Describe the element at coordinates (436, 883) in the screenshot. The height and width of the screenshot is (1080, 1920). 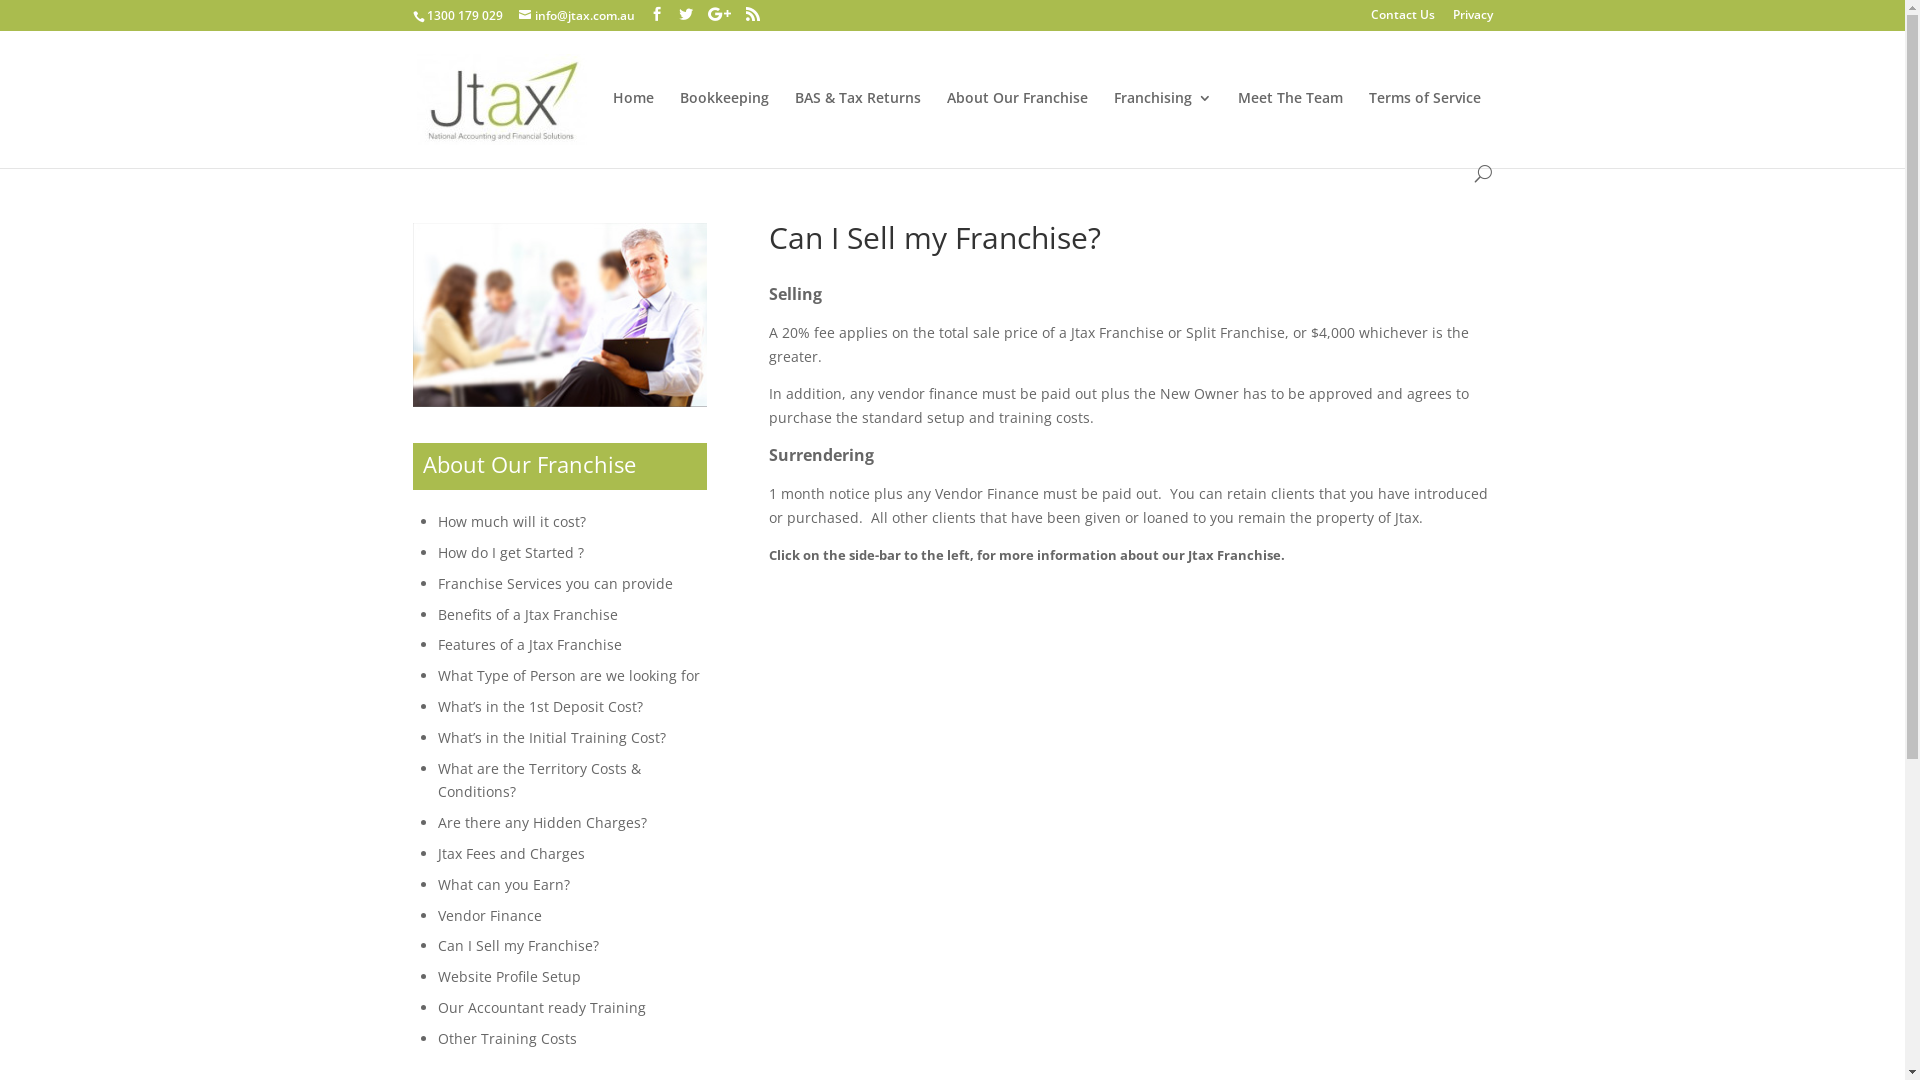
I see `'What can you Earn?'` at that location.